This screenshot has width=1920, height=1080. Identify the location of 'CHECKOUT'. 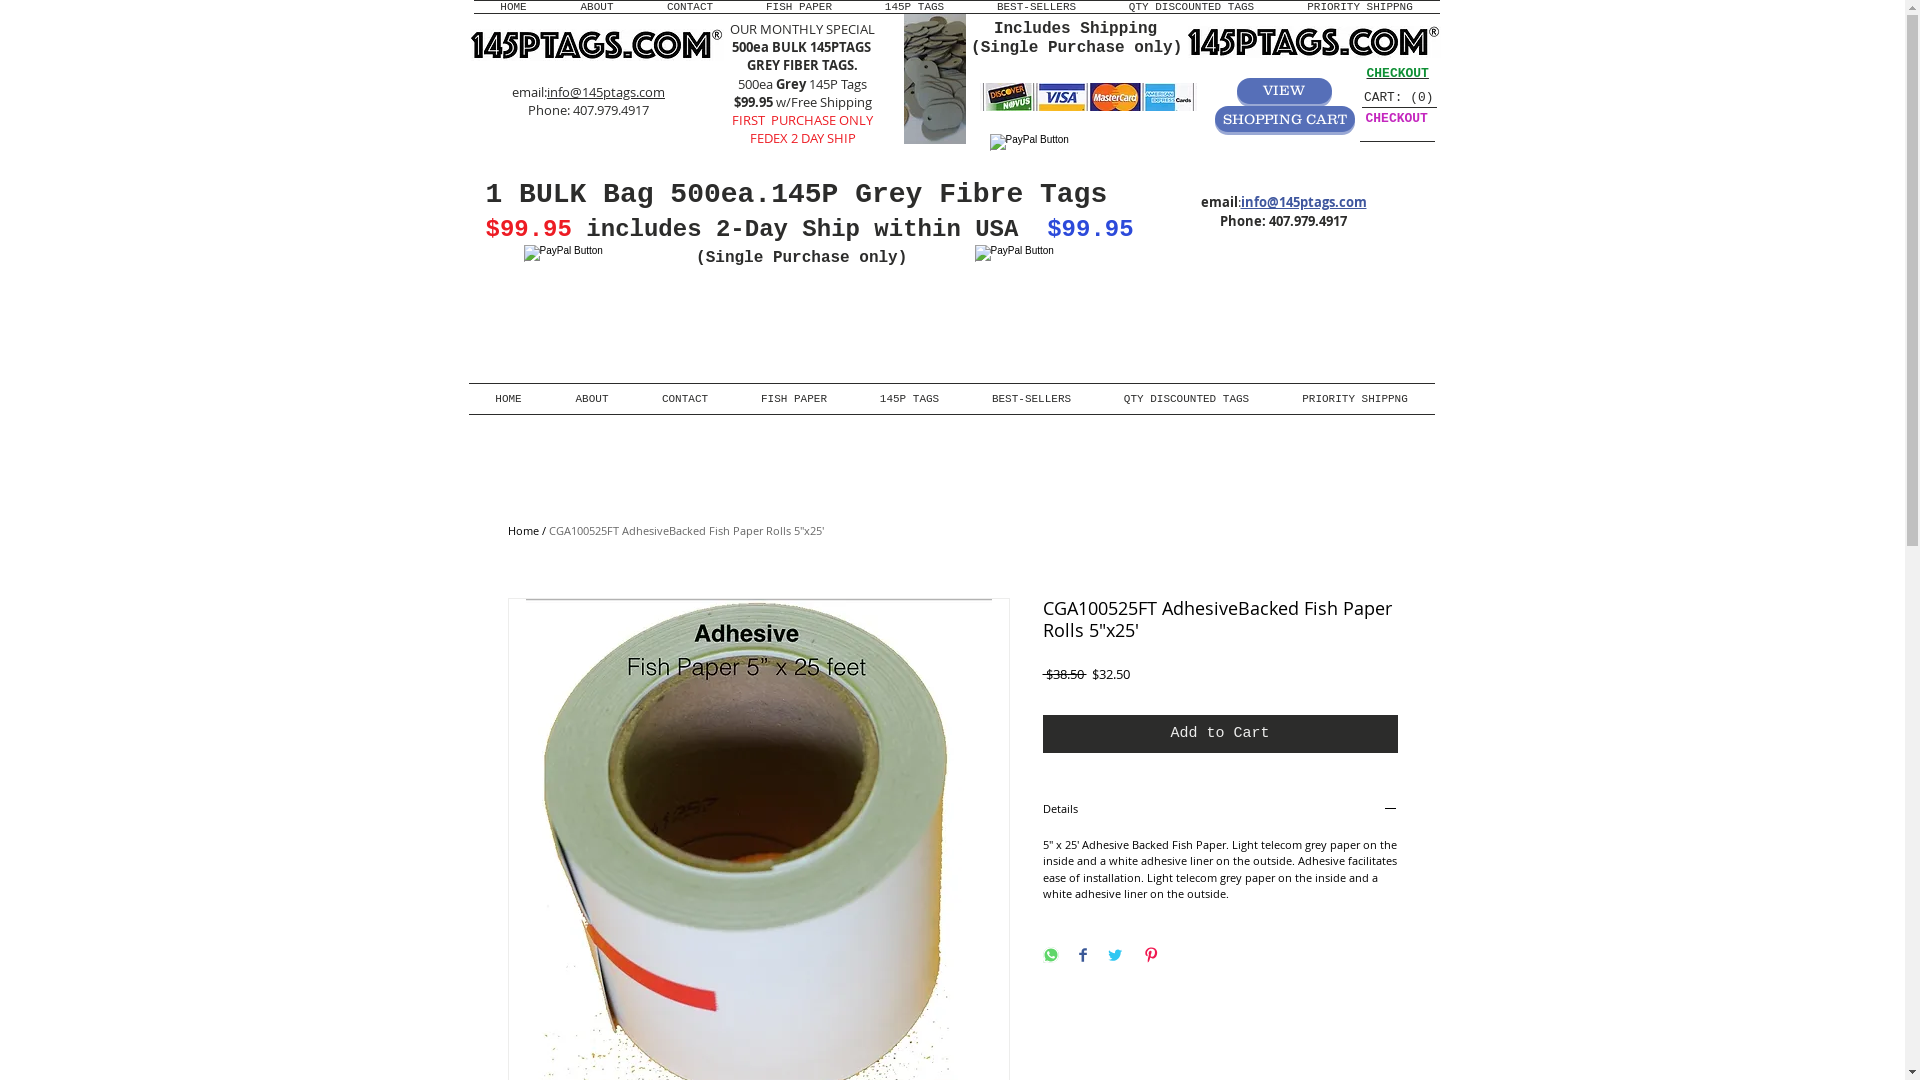
(1395, 118).